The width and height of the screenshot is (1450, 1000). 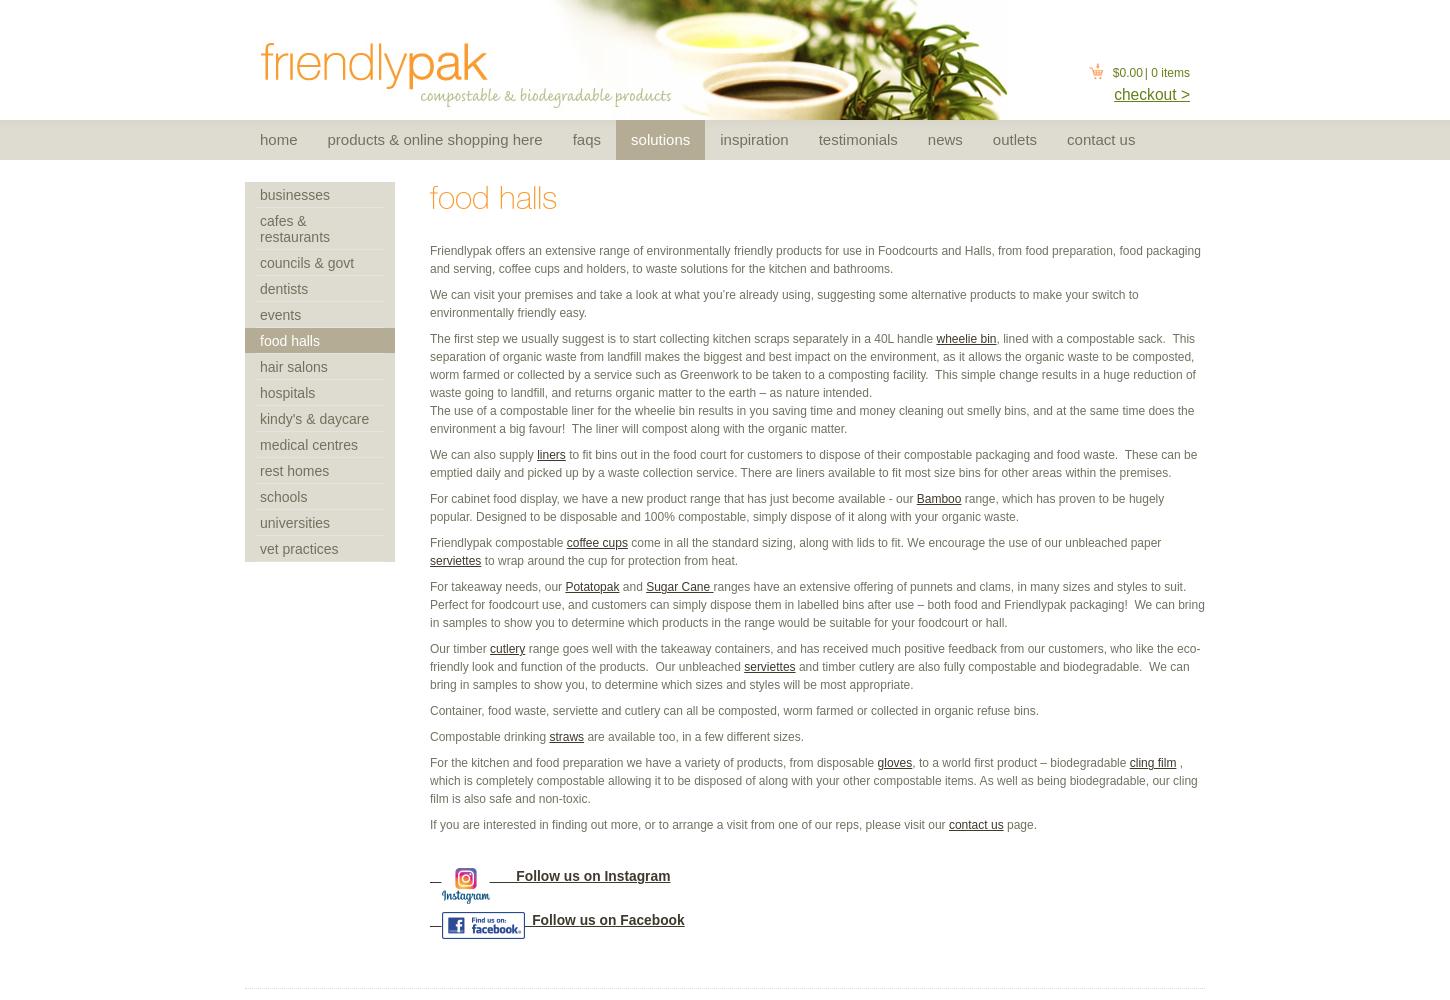 I want to click on 'Friendlypak offers an extensive range of environmentally friendly products for use in Foodcourts and Halls, from food preparation, food packaging and serving, coffee cups and holders, to waste solutions for the kitchen and bathrooms.', so click(x=815, y=260).